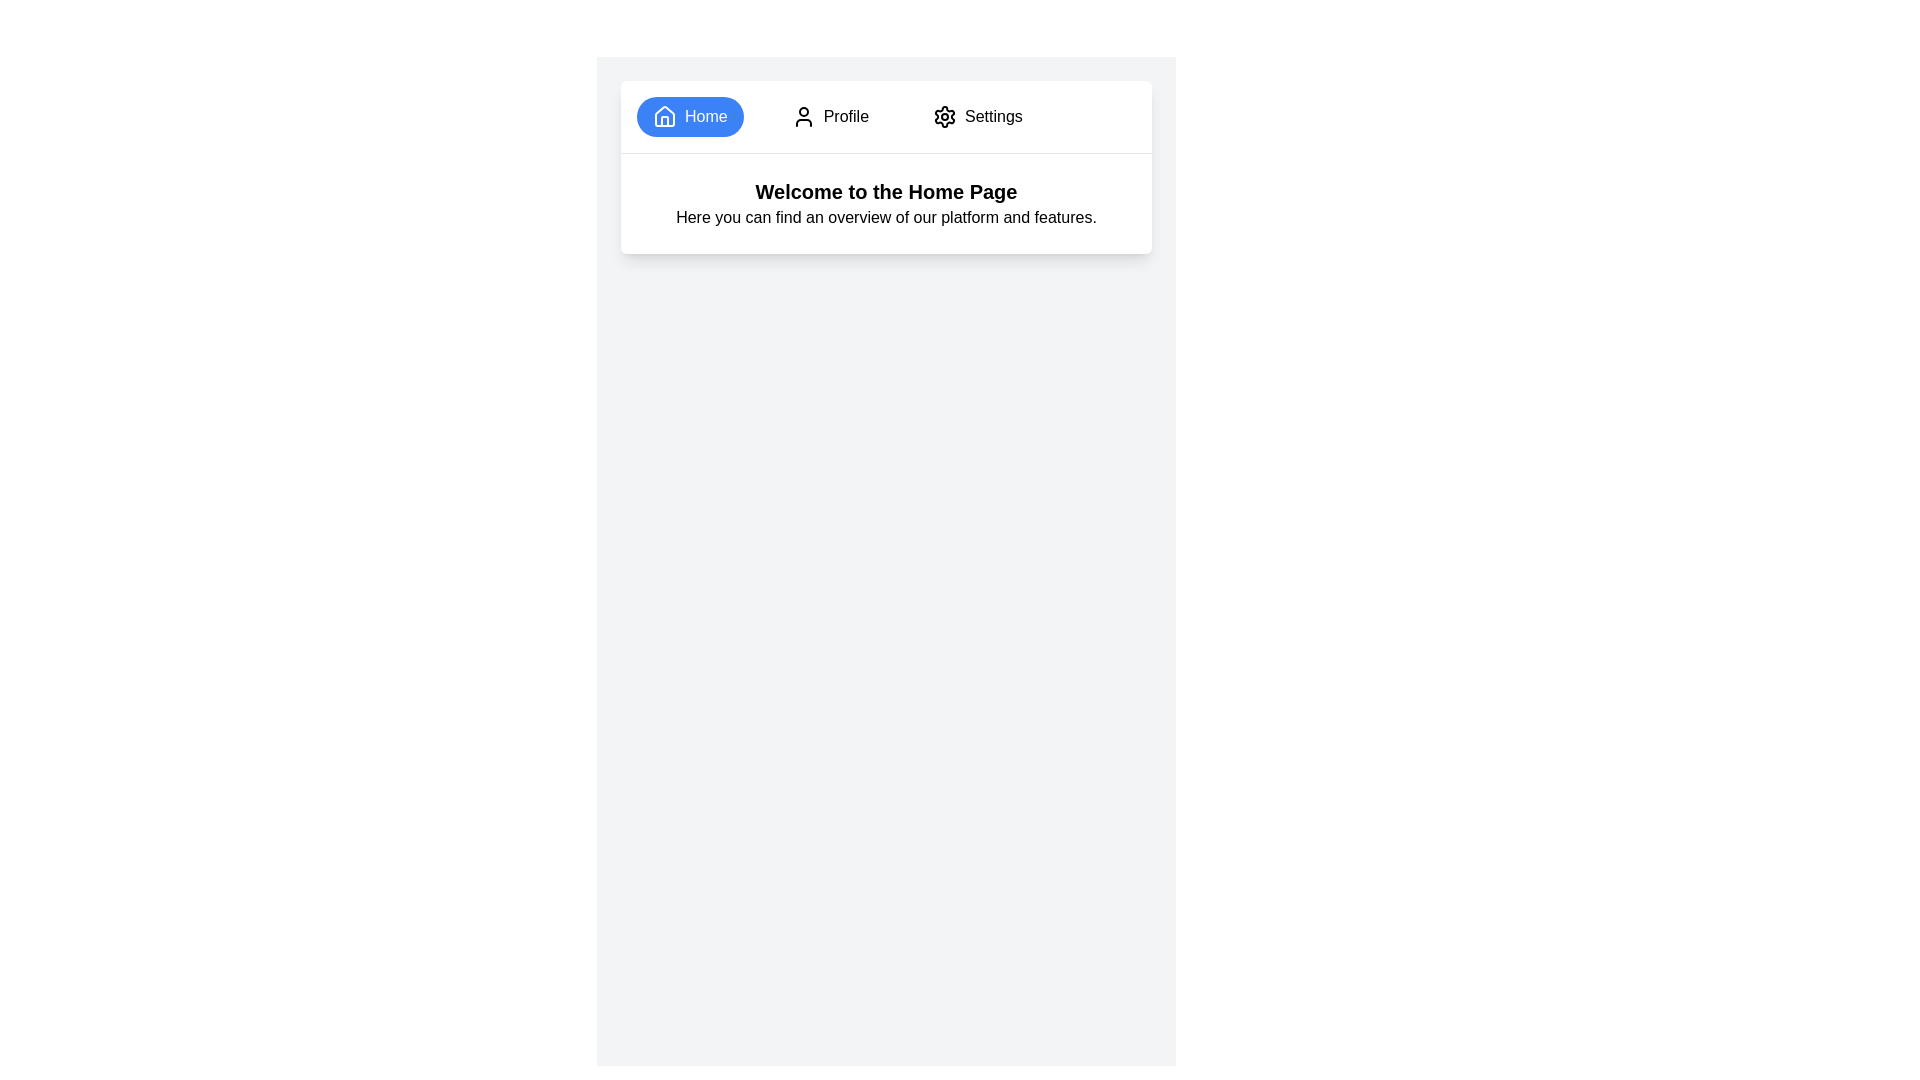 The image size is (1920, 1080). I want to click on the 'Profile' button, which is the second button in the top navigation bar, so click(830, 116).